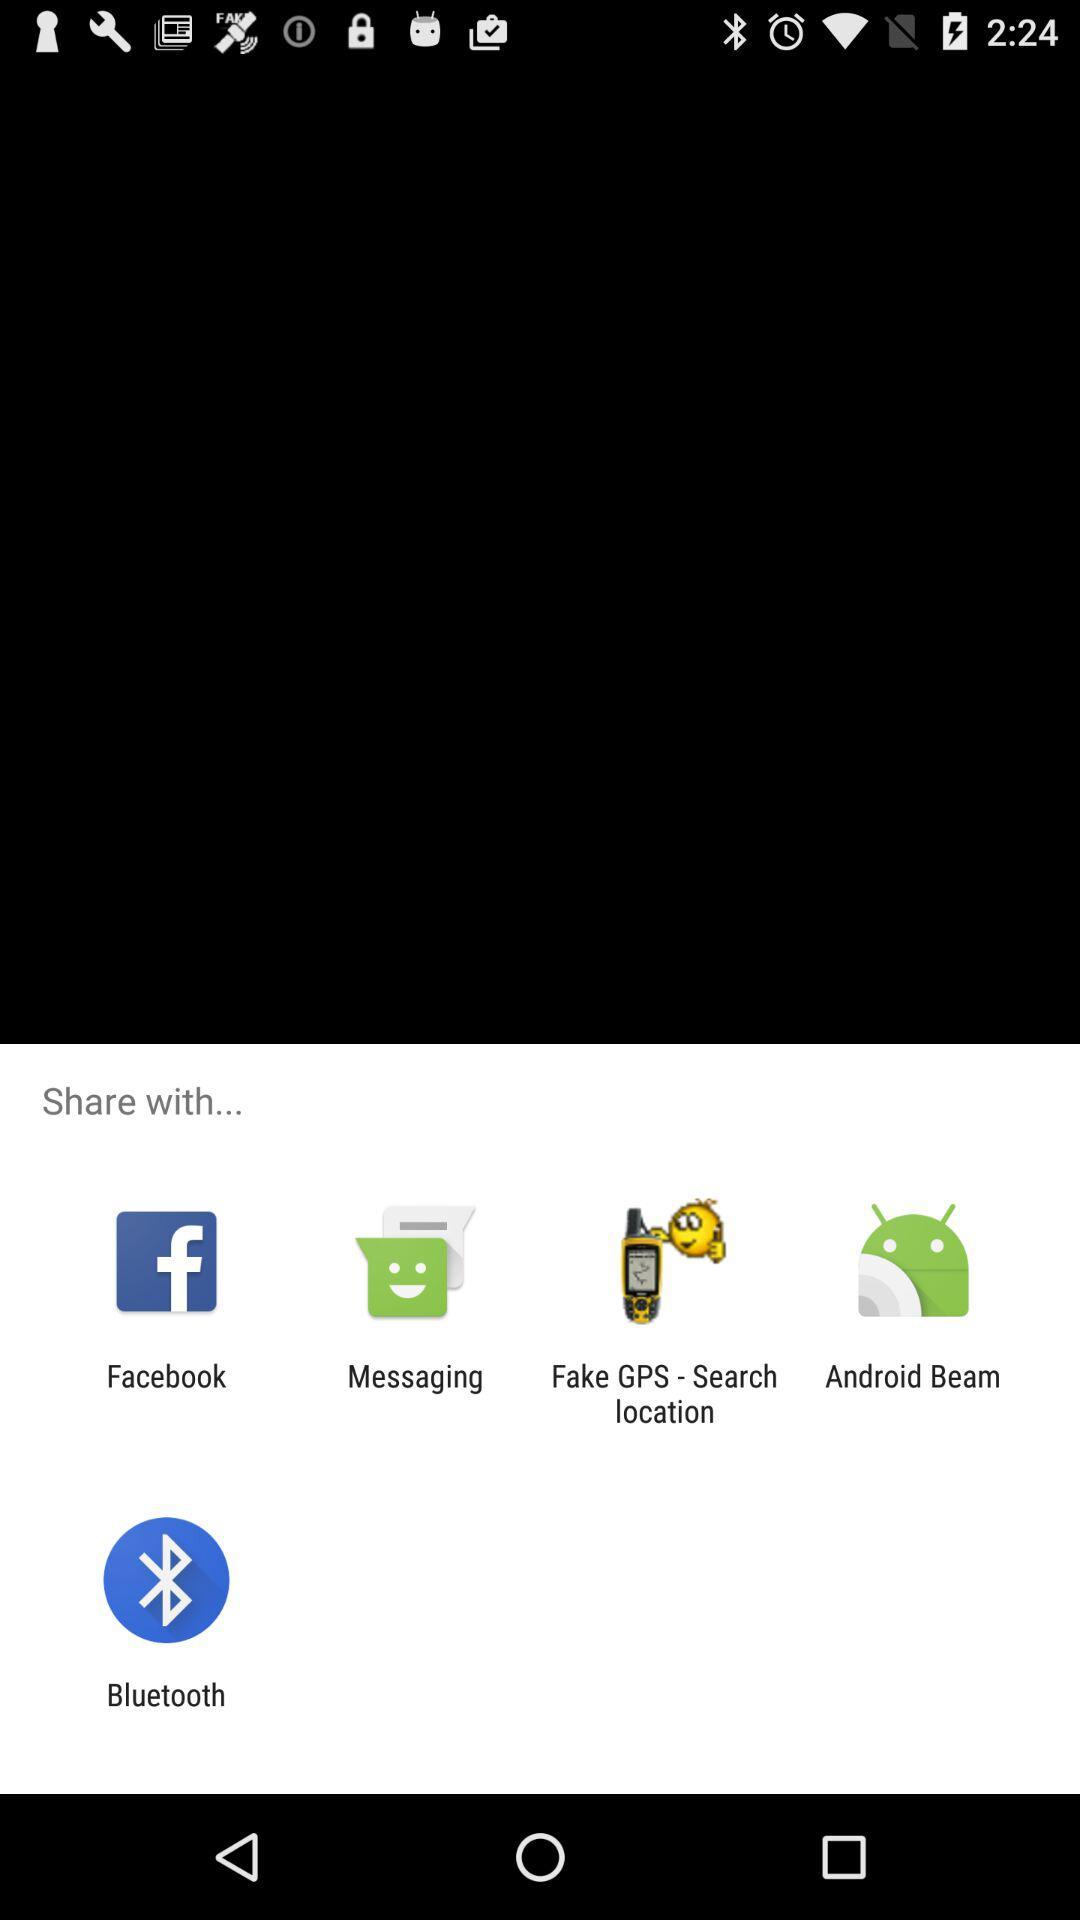 The width and height of the screenshot is (1080, 1920). I want to click on the item to the right of the facebook icon, so click(414, 1392).